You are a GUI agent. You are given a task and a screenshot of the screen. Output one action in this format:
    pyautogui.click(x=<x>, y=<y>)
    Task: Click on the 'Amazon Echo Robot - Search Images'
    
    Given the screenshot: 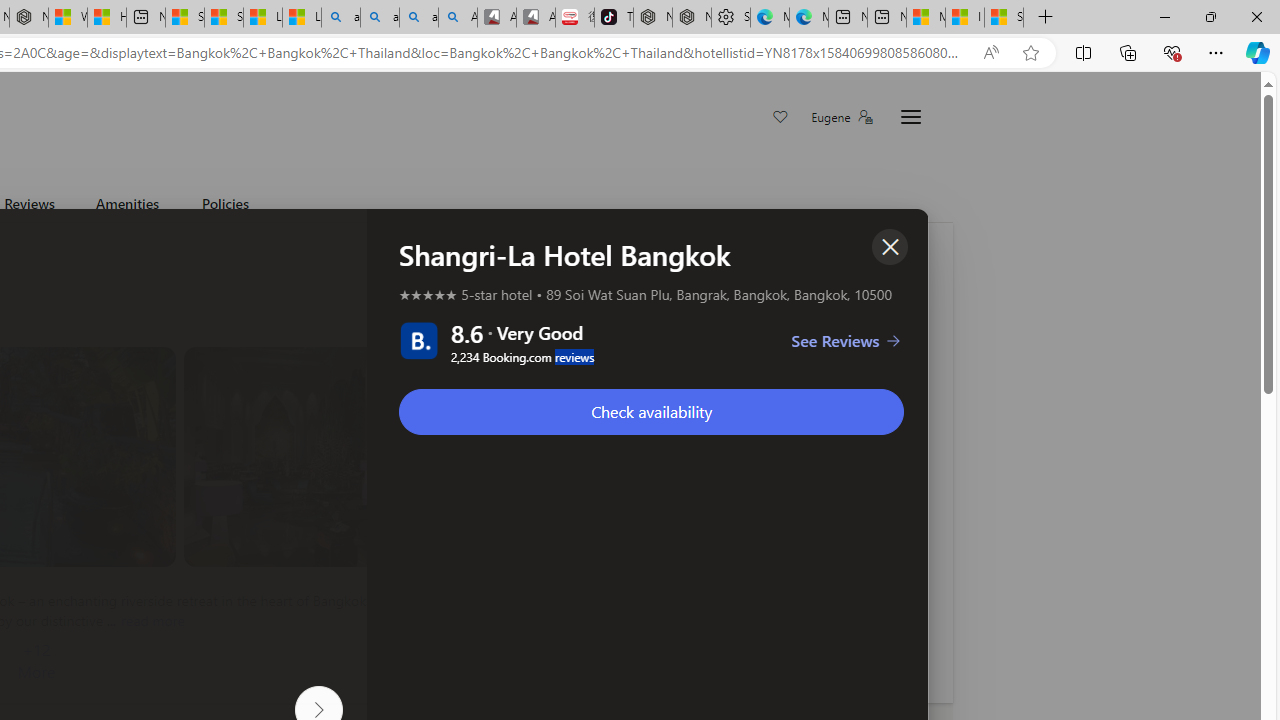 What is the action you would take?
    pyautogui.click(x=457, y=17)
    